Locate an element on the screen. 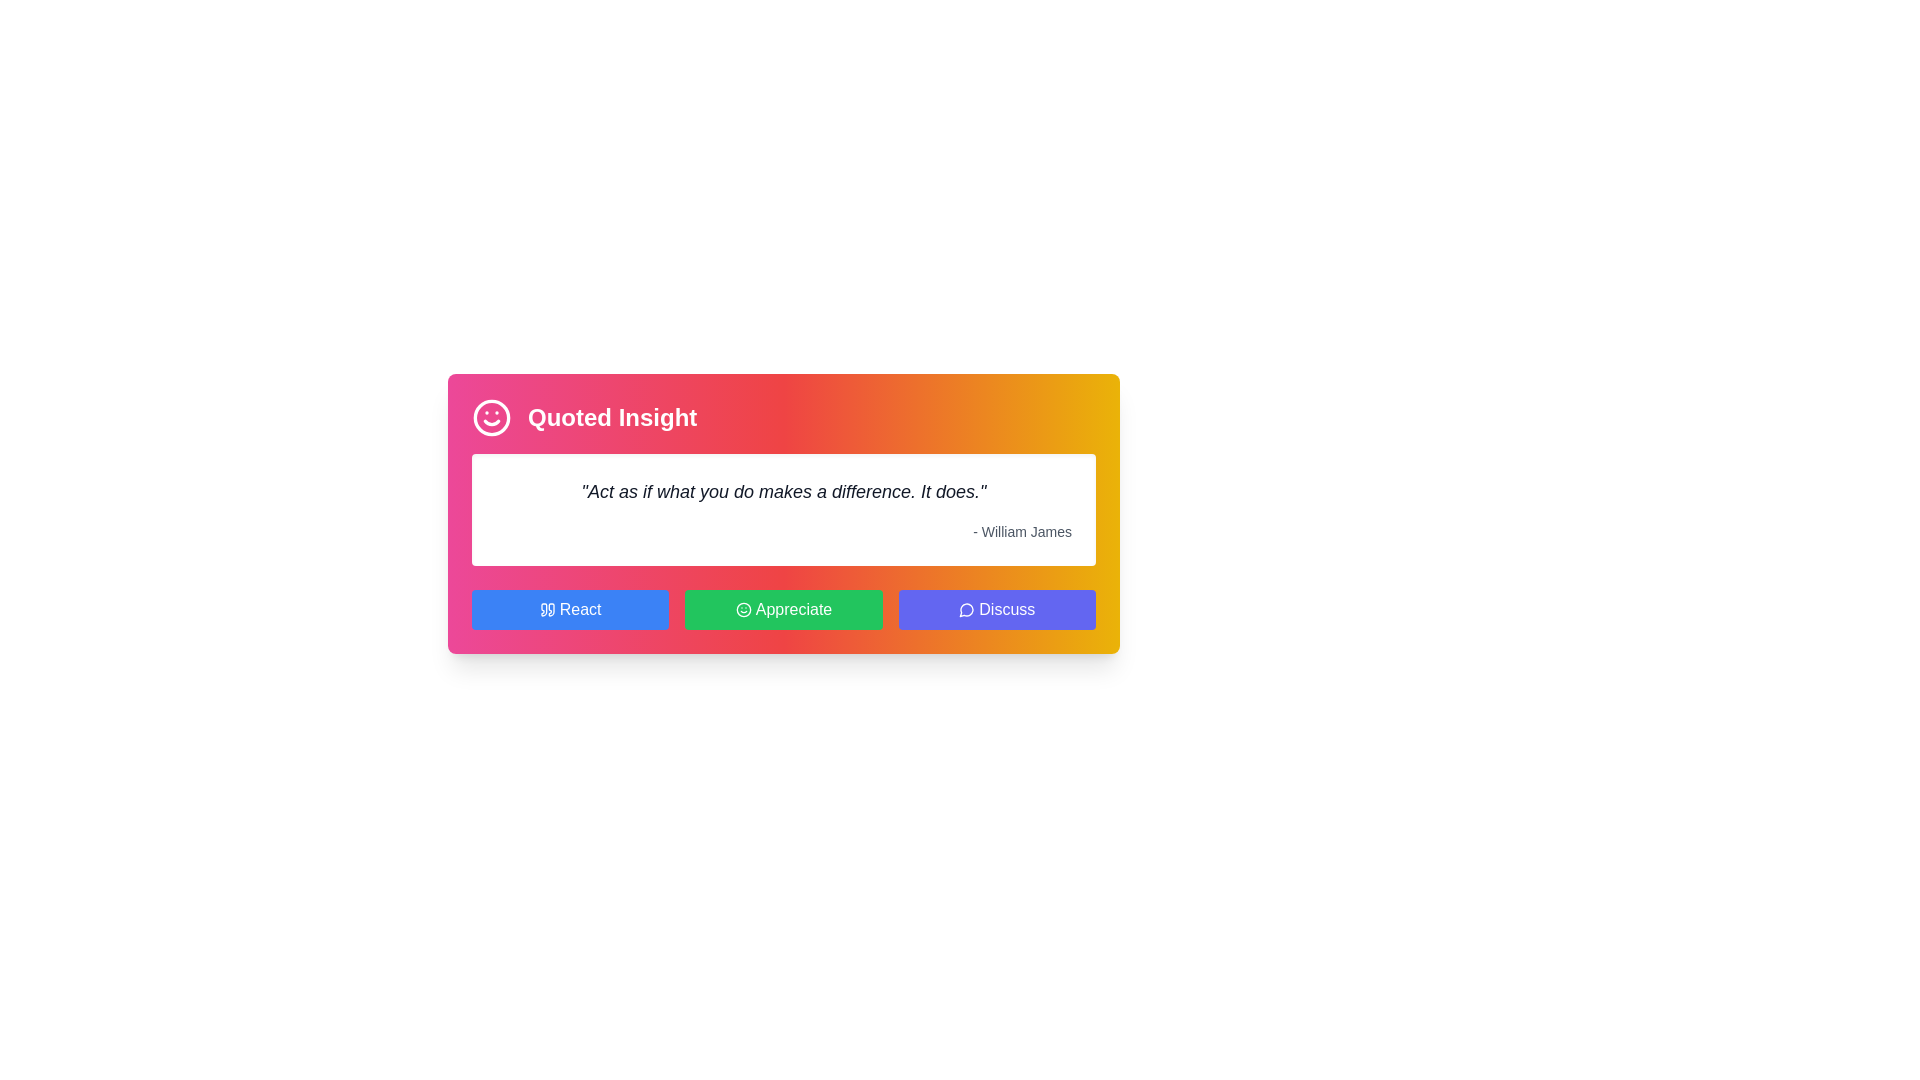 The height and width of the screenshot is (1080, 1920). the second button in a row of three buttons located at the bottom of a card, positioned between the 'React' button and the 'Discuss' button is located at coordinates (782, 608).